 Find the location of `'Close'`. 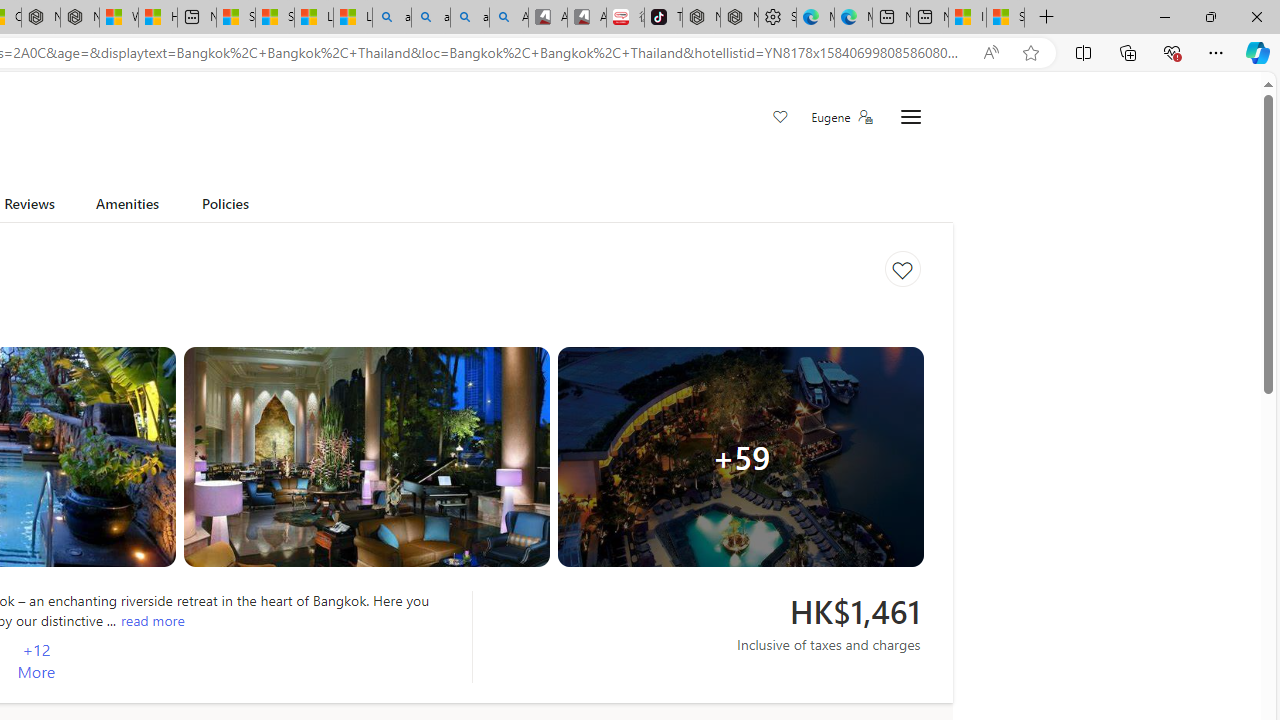

'Close' is located at coordinates (1255, 16).